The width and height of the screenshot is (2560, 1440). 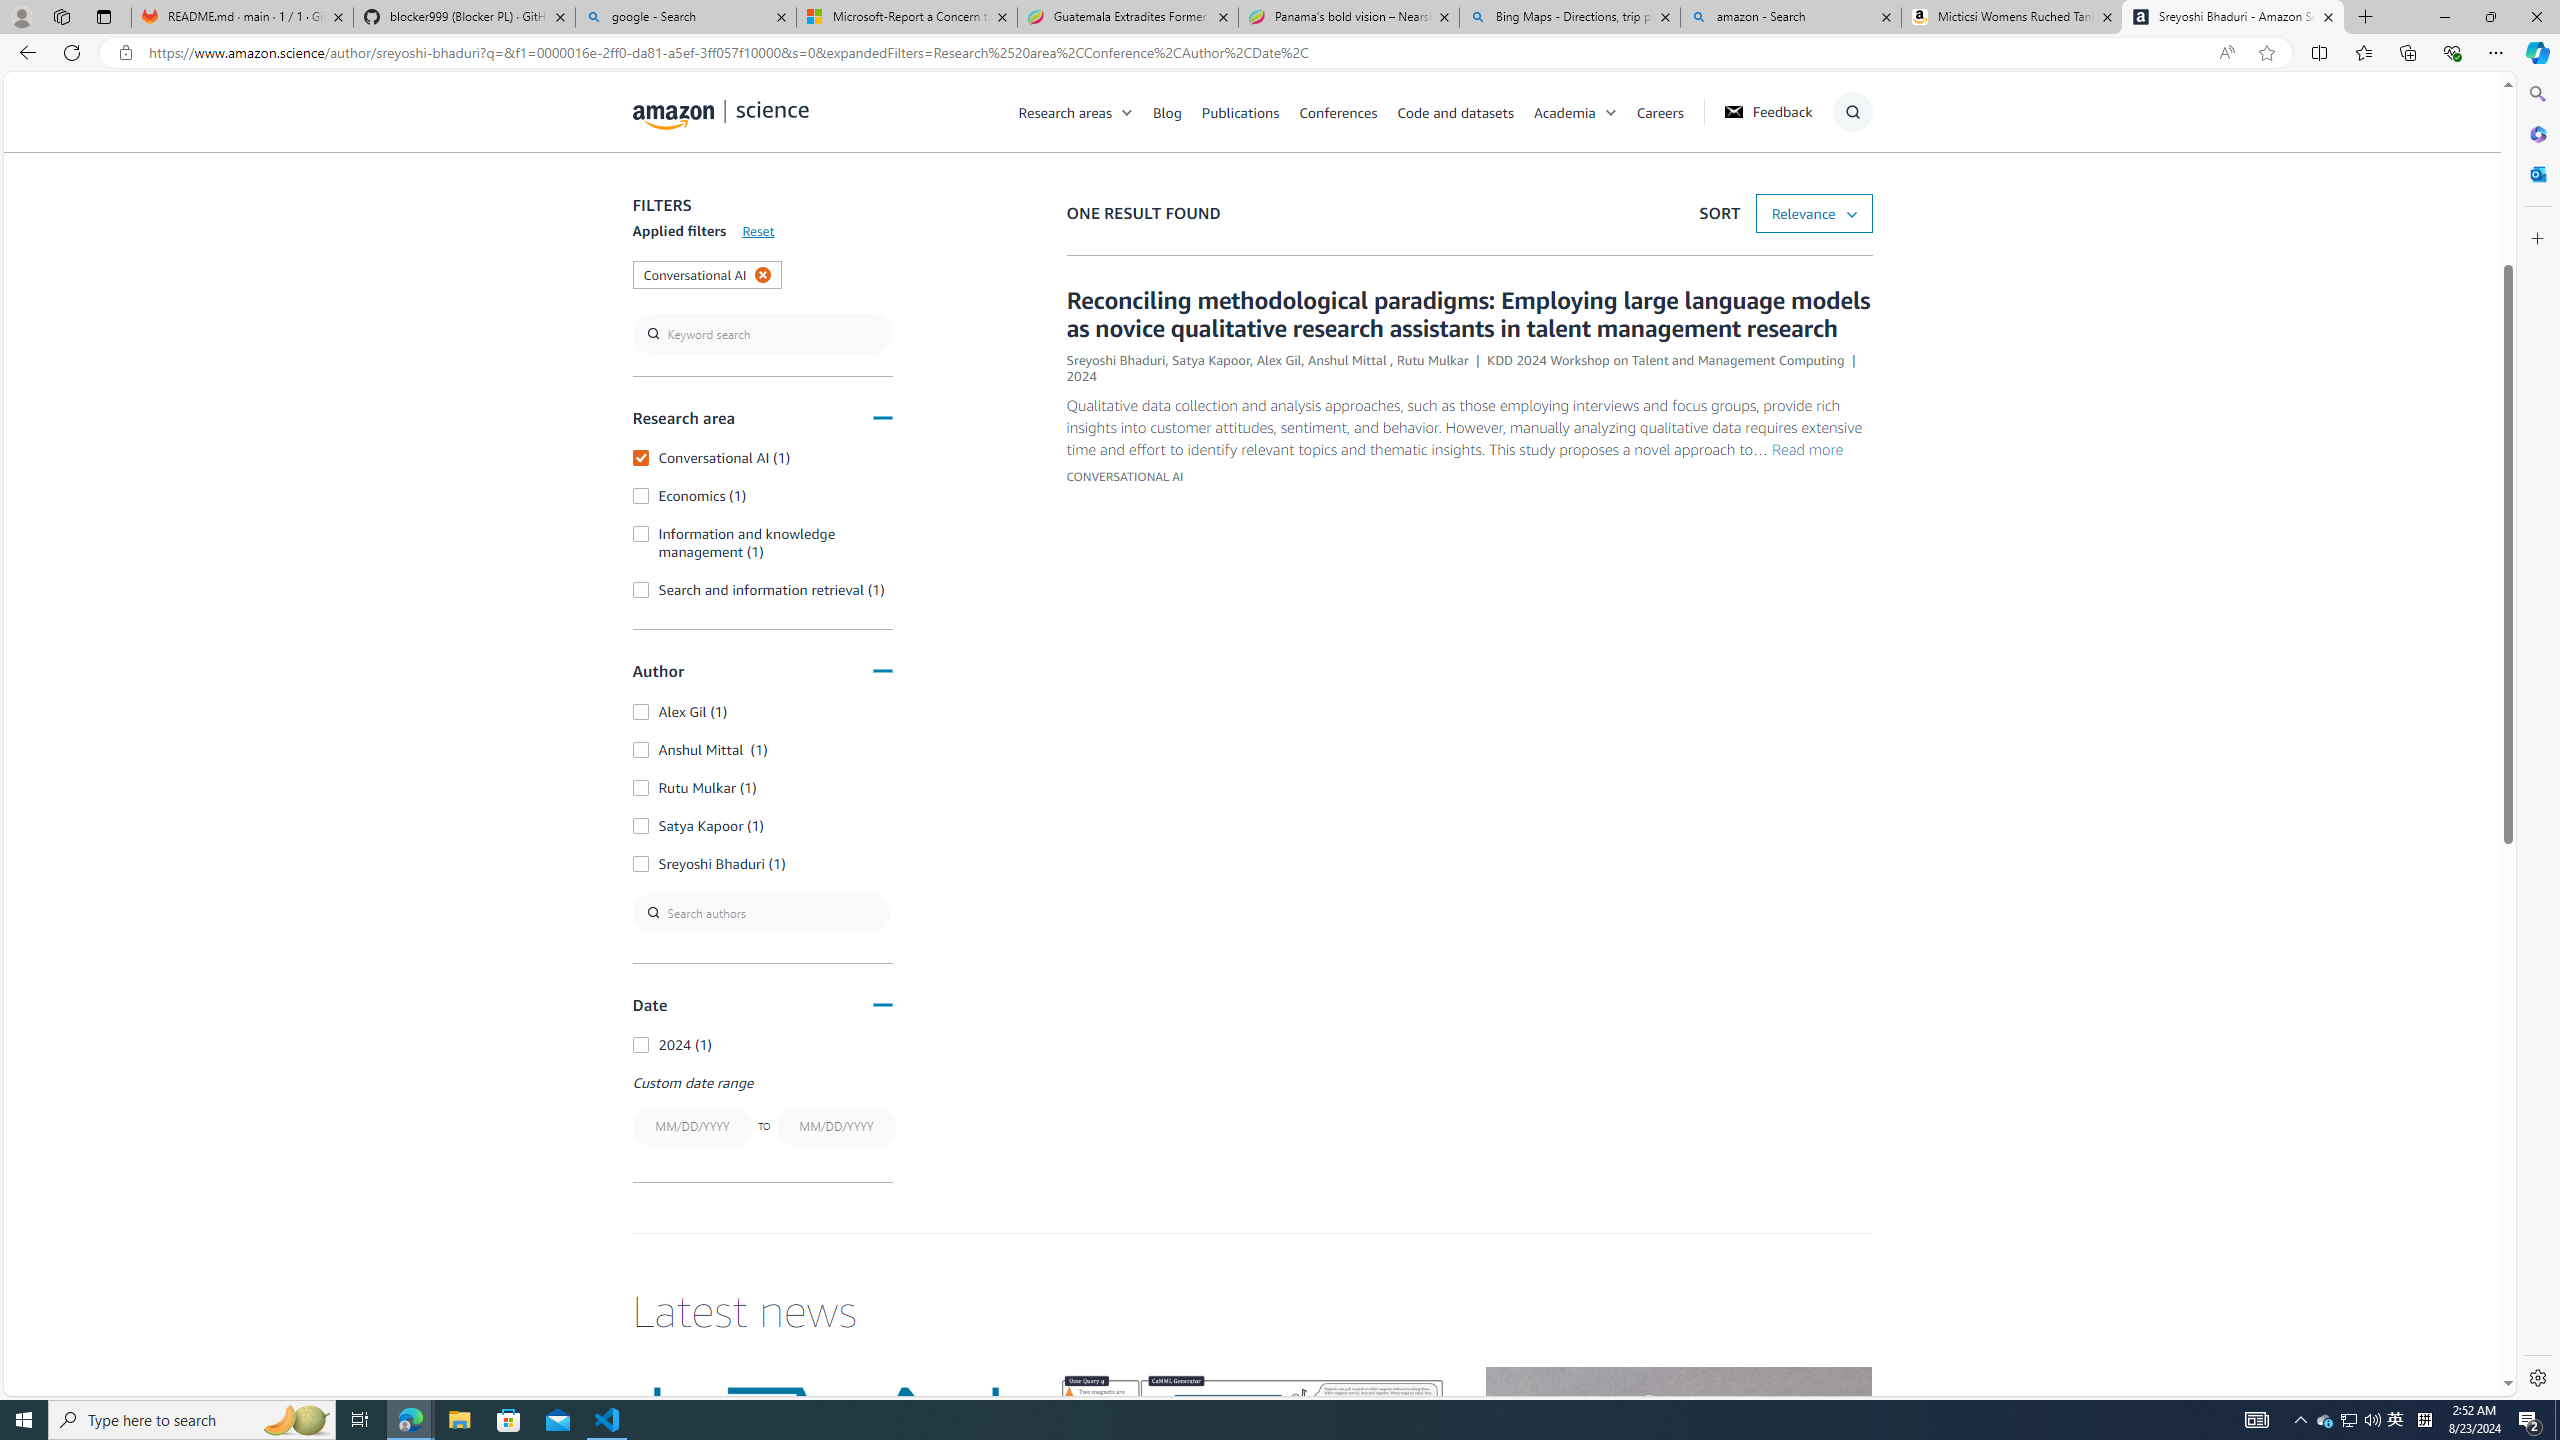 What do you see at coordinates (1789, 16) in the screenshot?
I see `'amazon - Search'` at bounding box center [1789, 16].